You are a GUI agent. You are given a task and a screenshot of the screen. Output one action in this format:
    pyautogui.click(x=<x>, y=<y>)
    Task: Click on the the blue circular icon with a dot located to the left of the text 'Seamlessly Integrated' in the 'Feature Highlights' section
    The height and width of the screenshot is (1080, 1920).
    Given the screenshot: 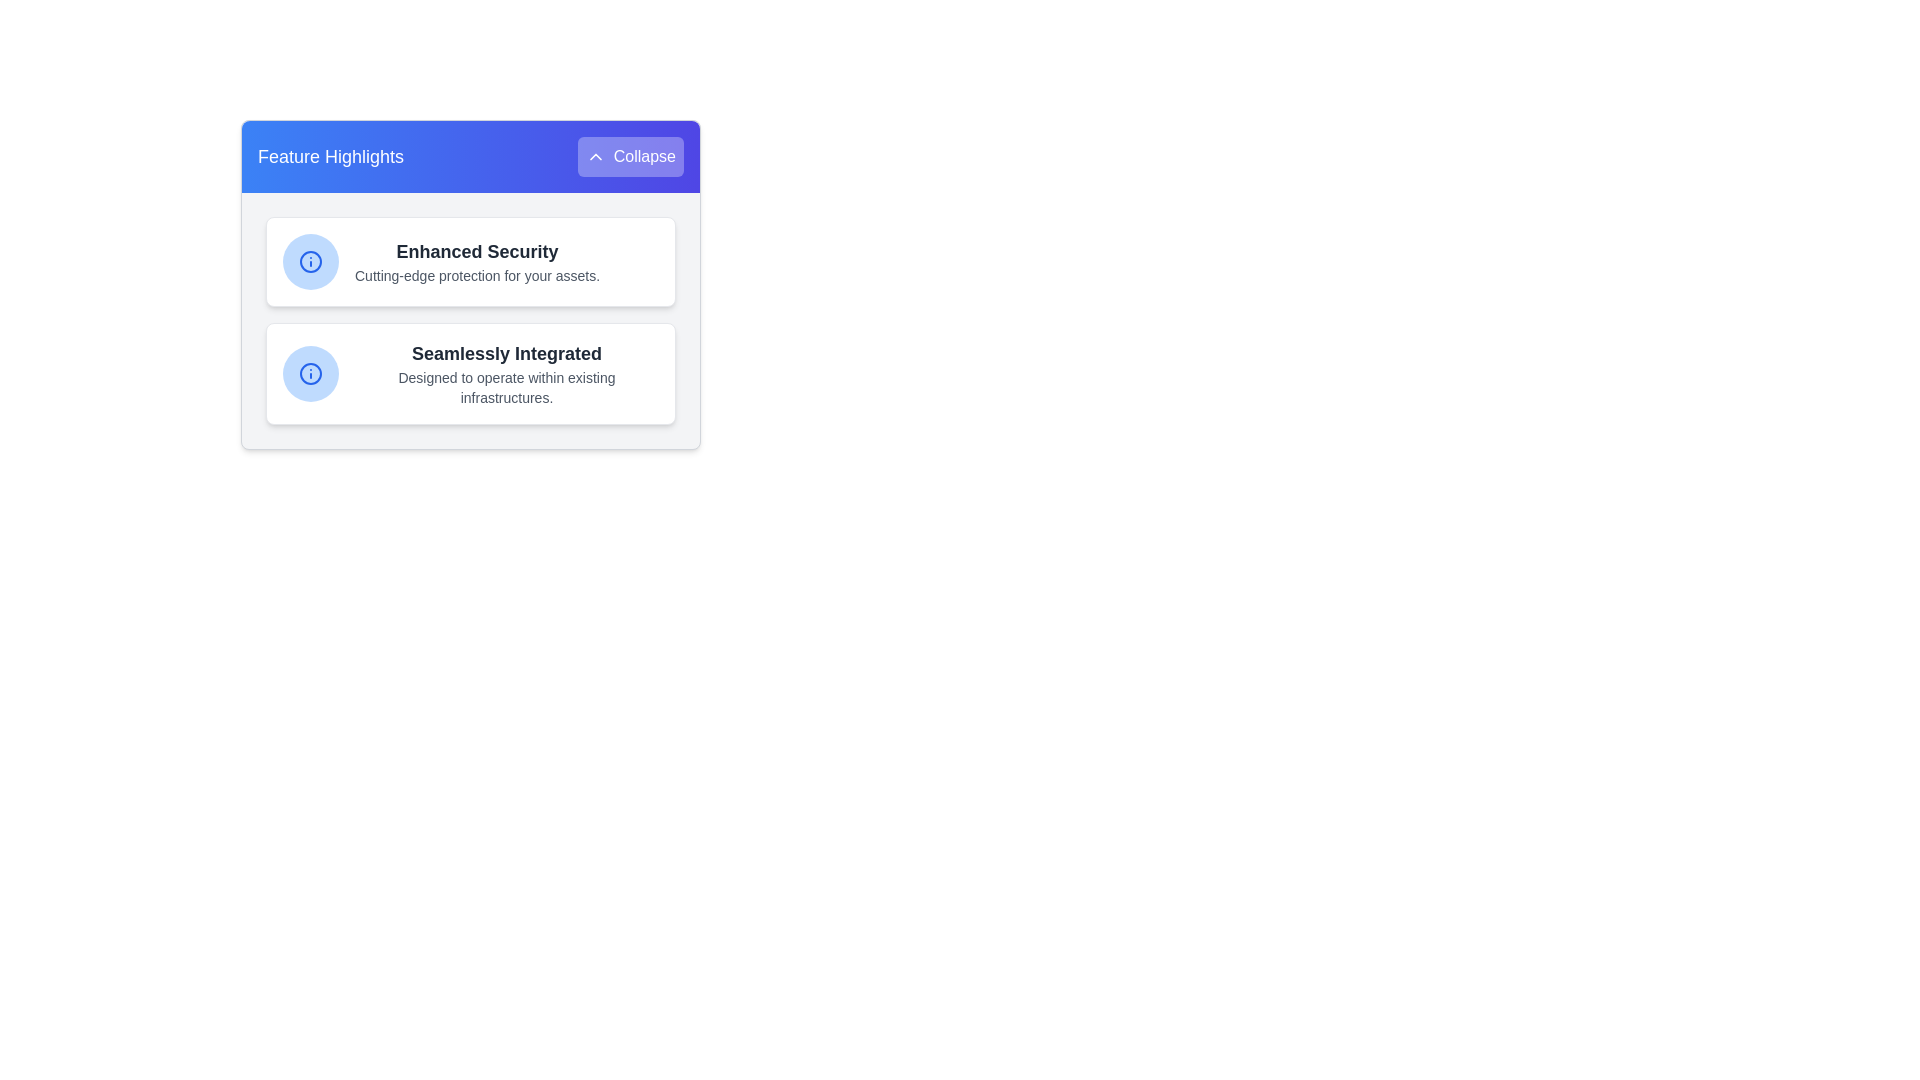 What is the action you would take?
    pyautogui.click(x=310, y=374)
    